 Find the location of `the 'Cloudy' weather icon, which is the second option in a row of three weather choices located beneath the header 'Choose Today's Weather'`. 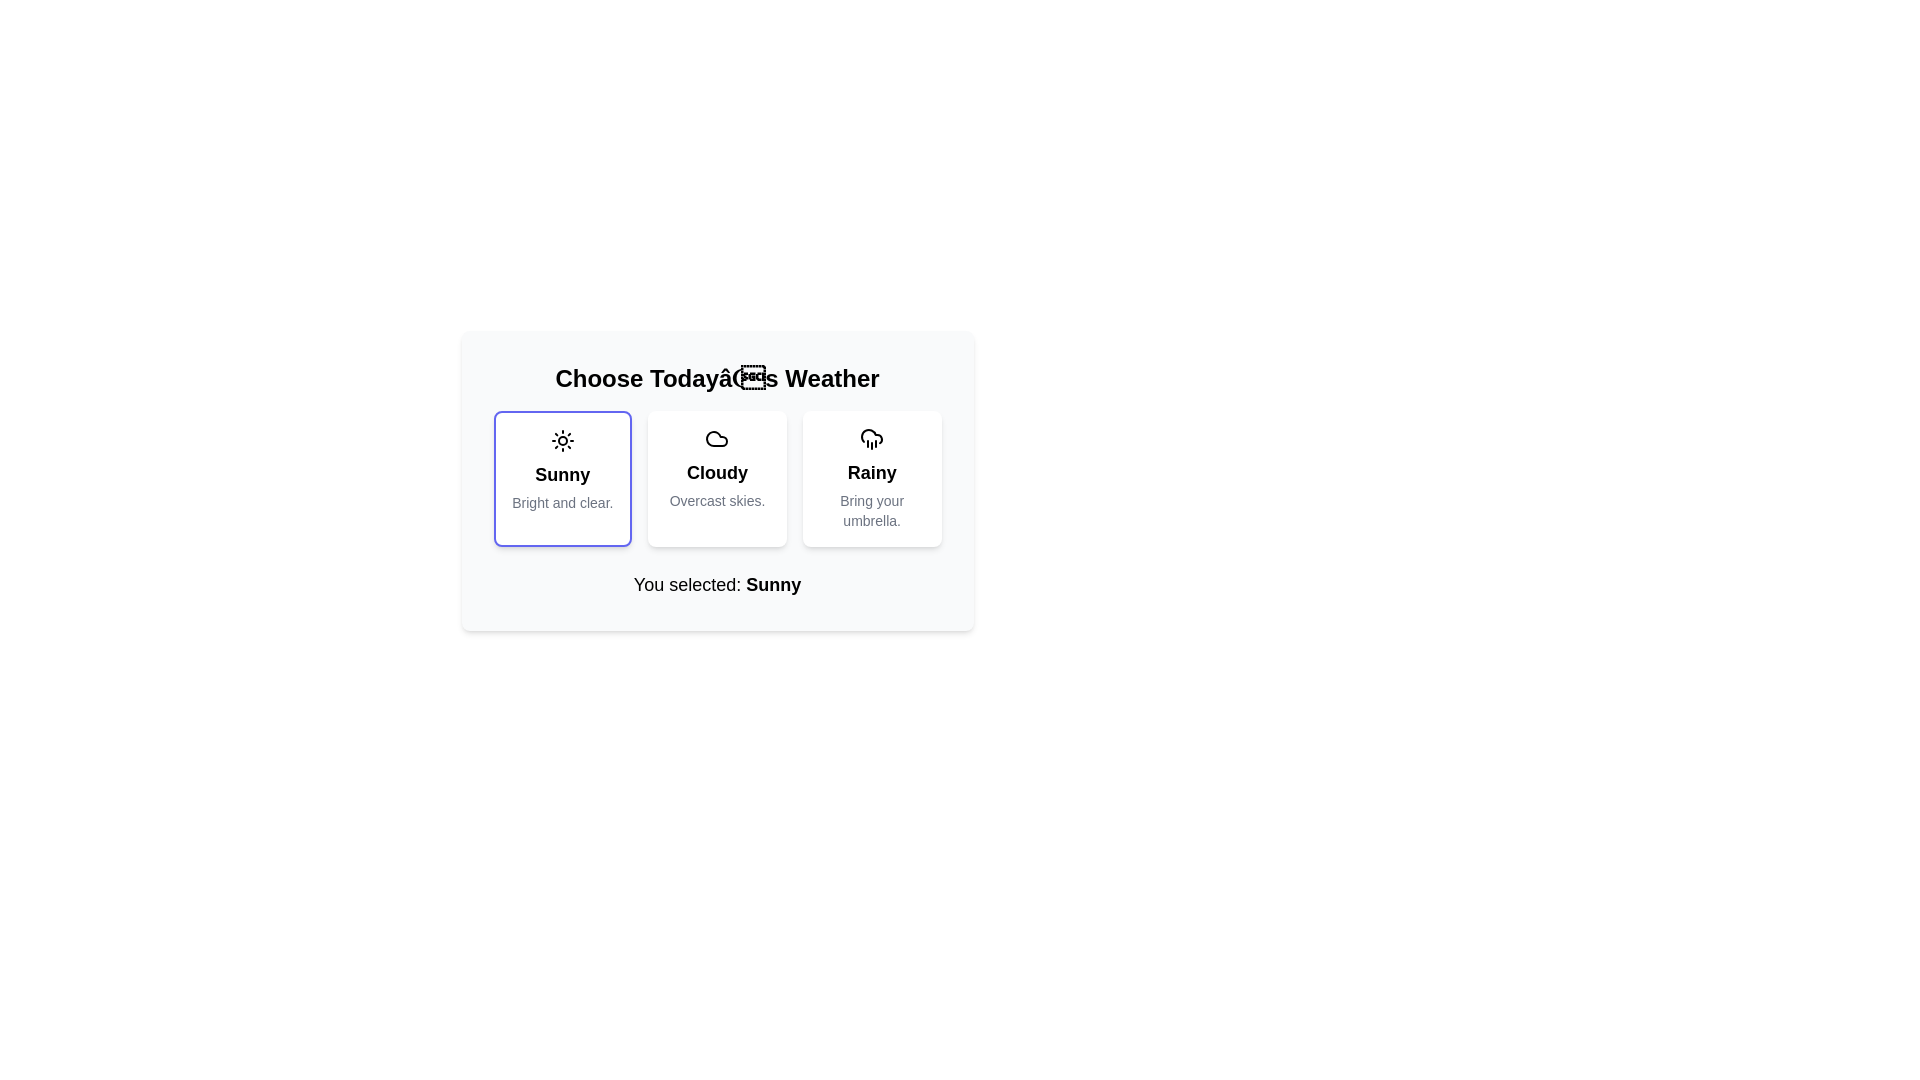

the 'Cloudy' weather icon, which is the second option in a row of three weather choices located beneath the header 'Choose Today's Weather' is located at coordinates (717, 438).